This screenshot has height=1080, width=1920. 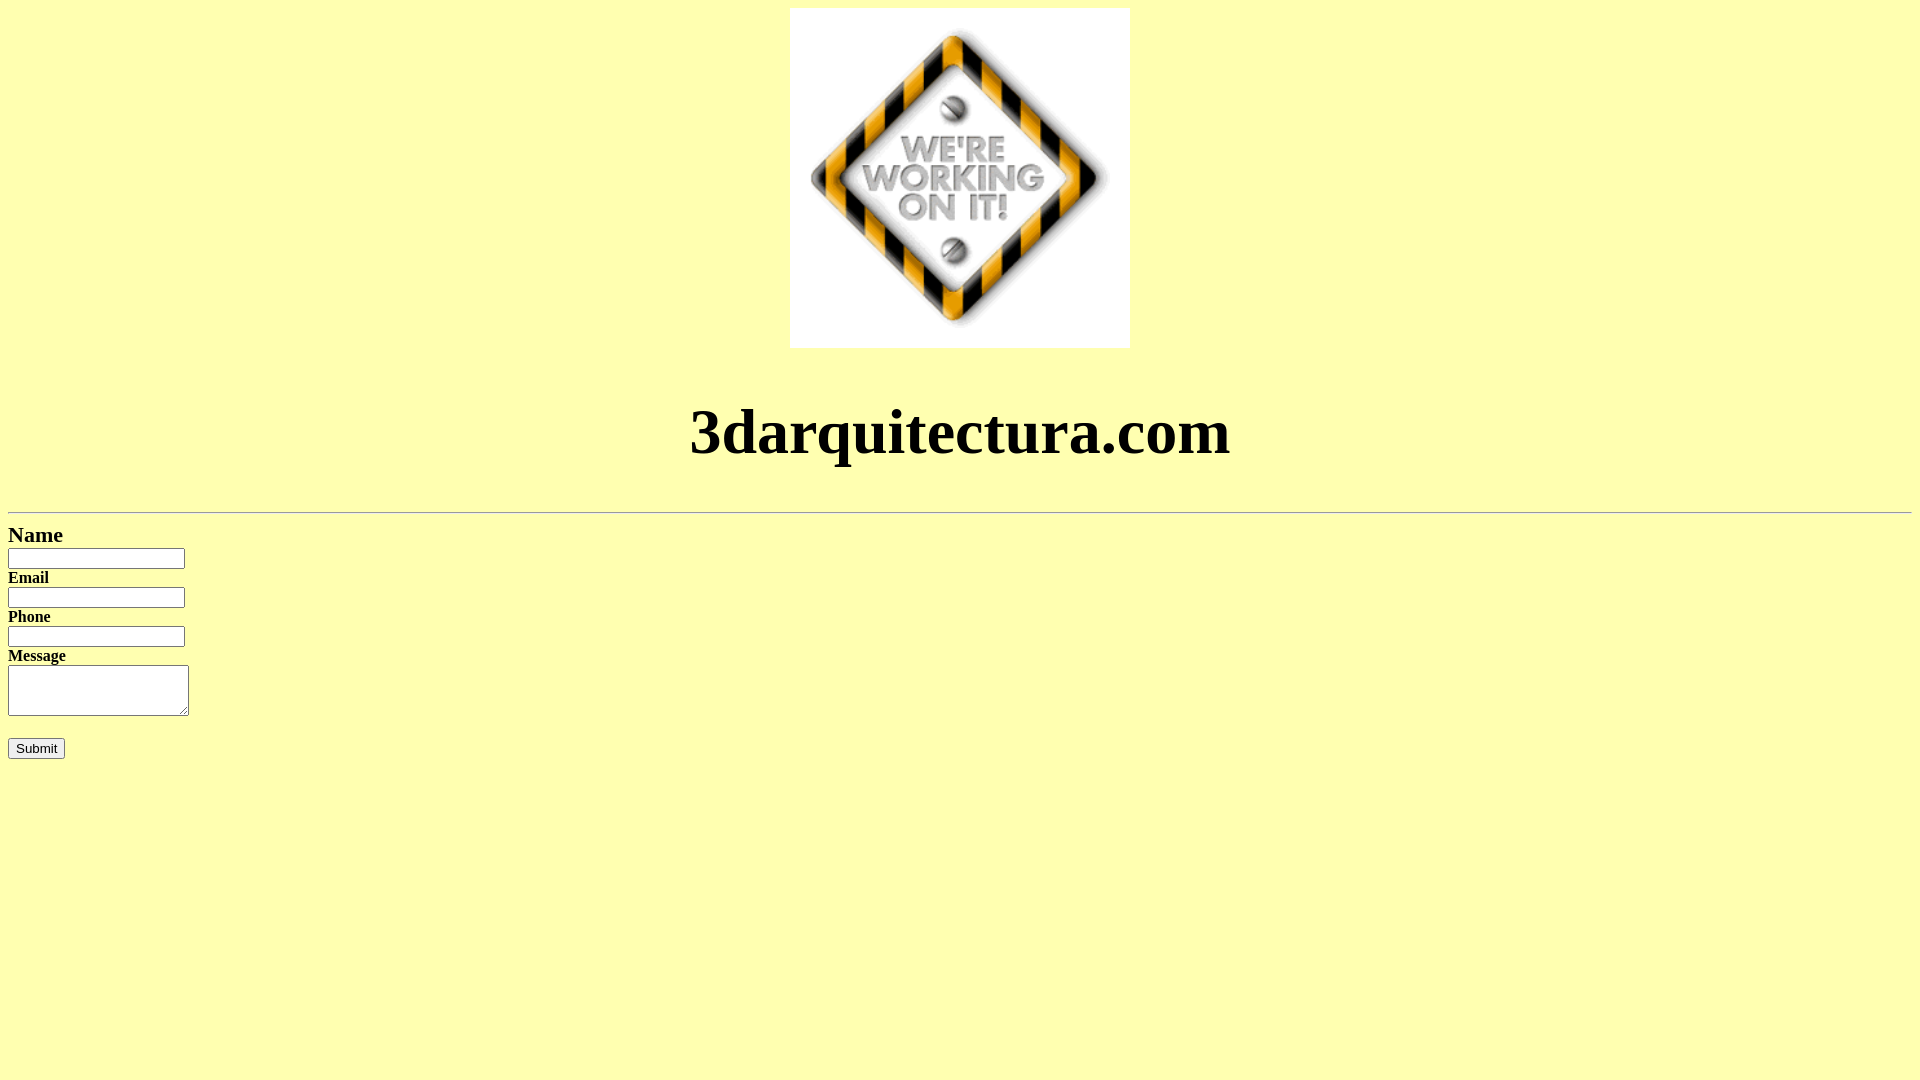 What do you see at coordinates (8, 748) in the screenshot?
I see `'Submit'` at bounding box center [8, 748].